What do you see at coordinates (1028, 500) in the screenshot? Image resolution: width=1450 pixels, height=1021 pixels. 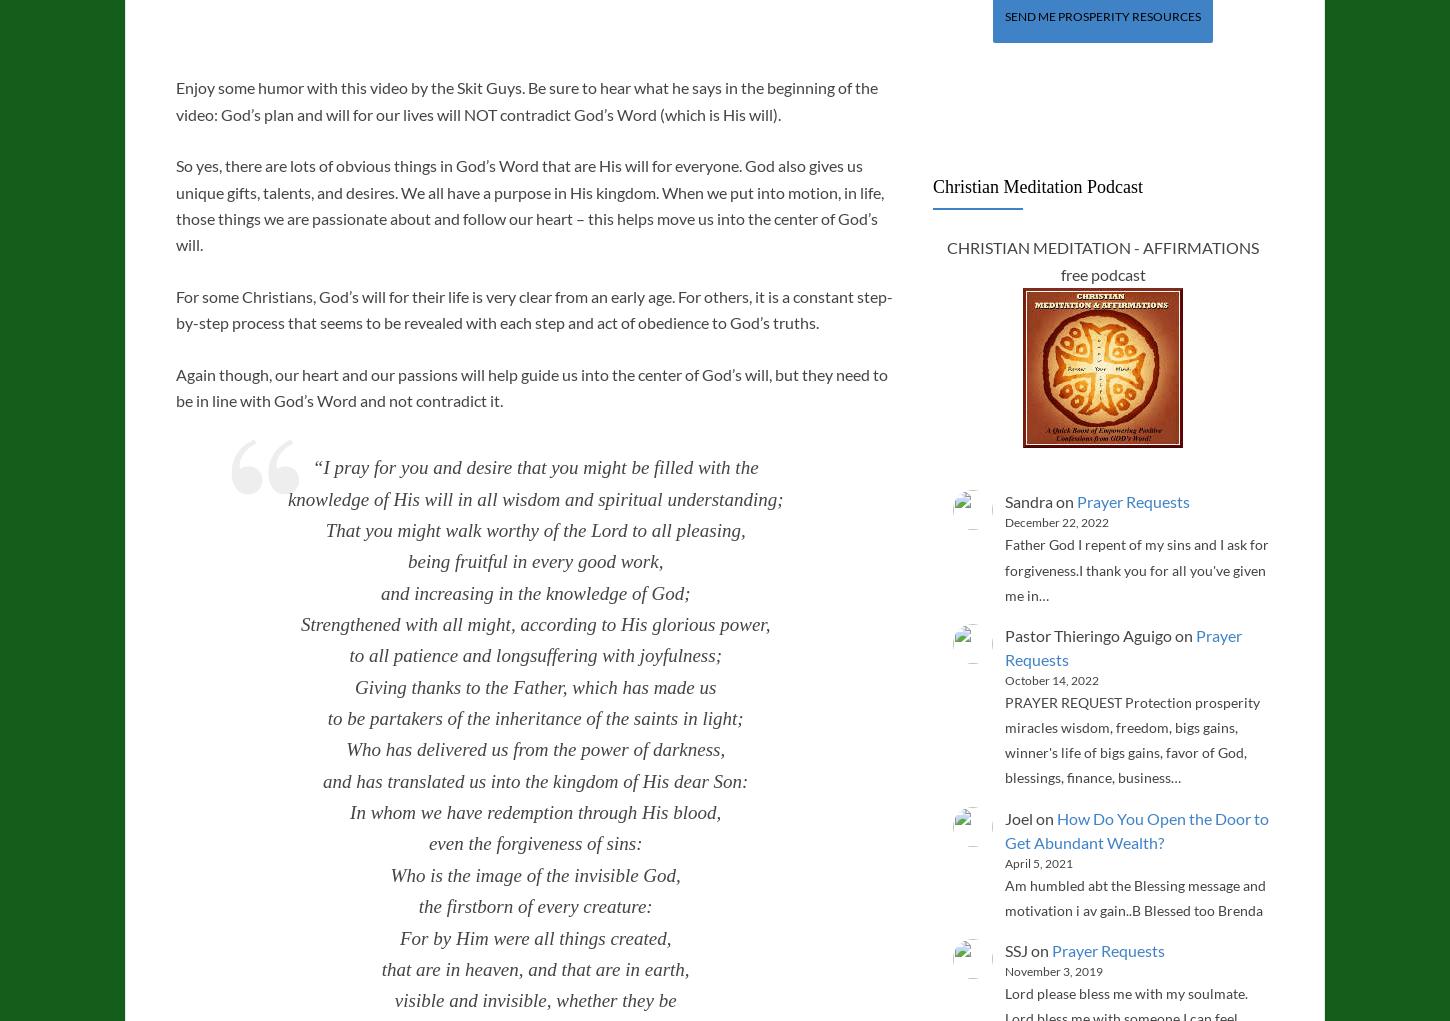 I see `'Sandra'` at bounding box center [1028, 500].